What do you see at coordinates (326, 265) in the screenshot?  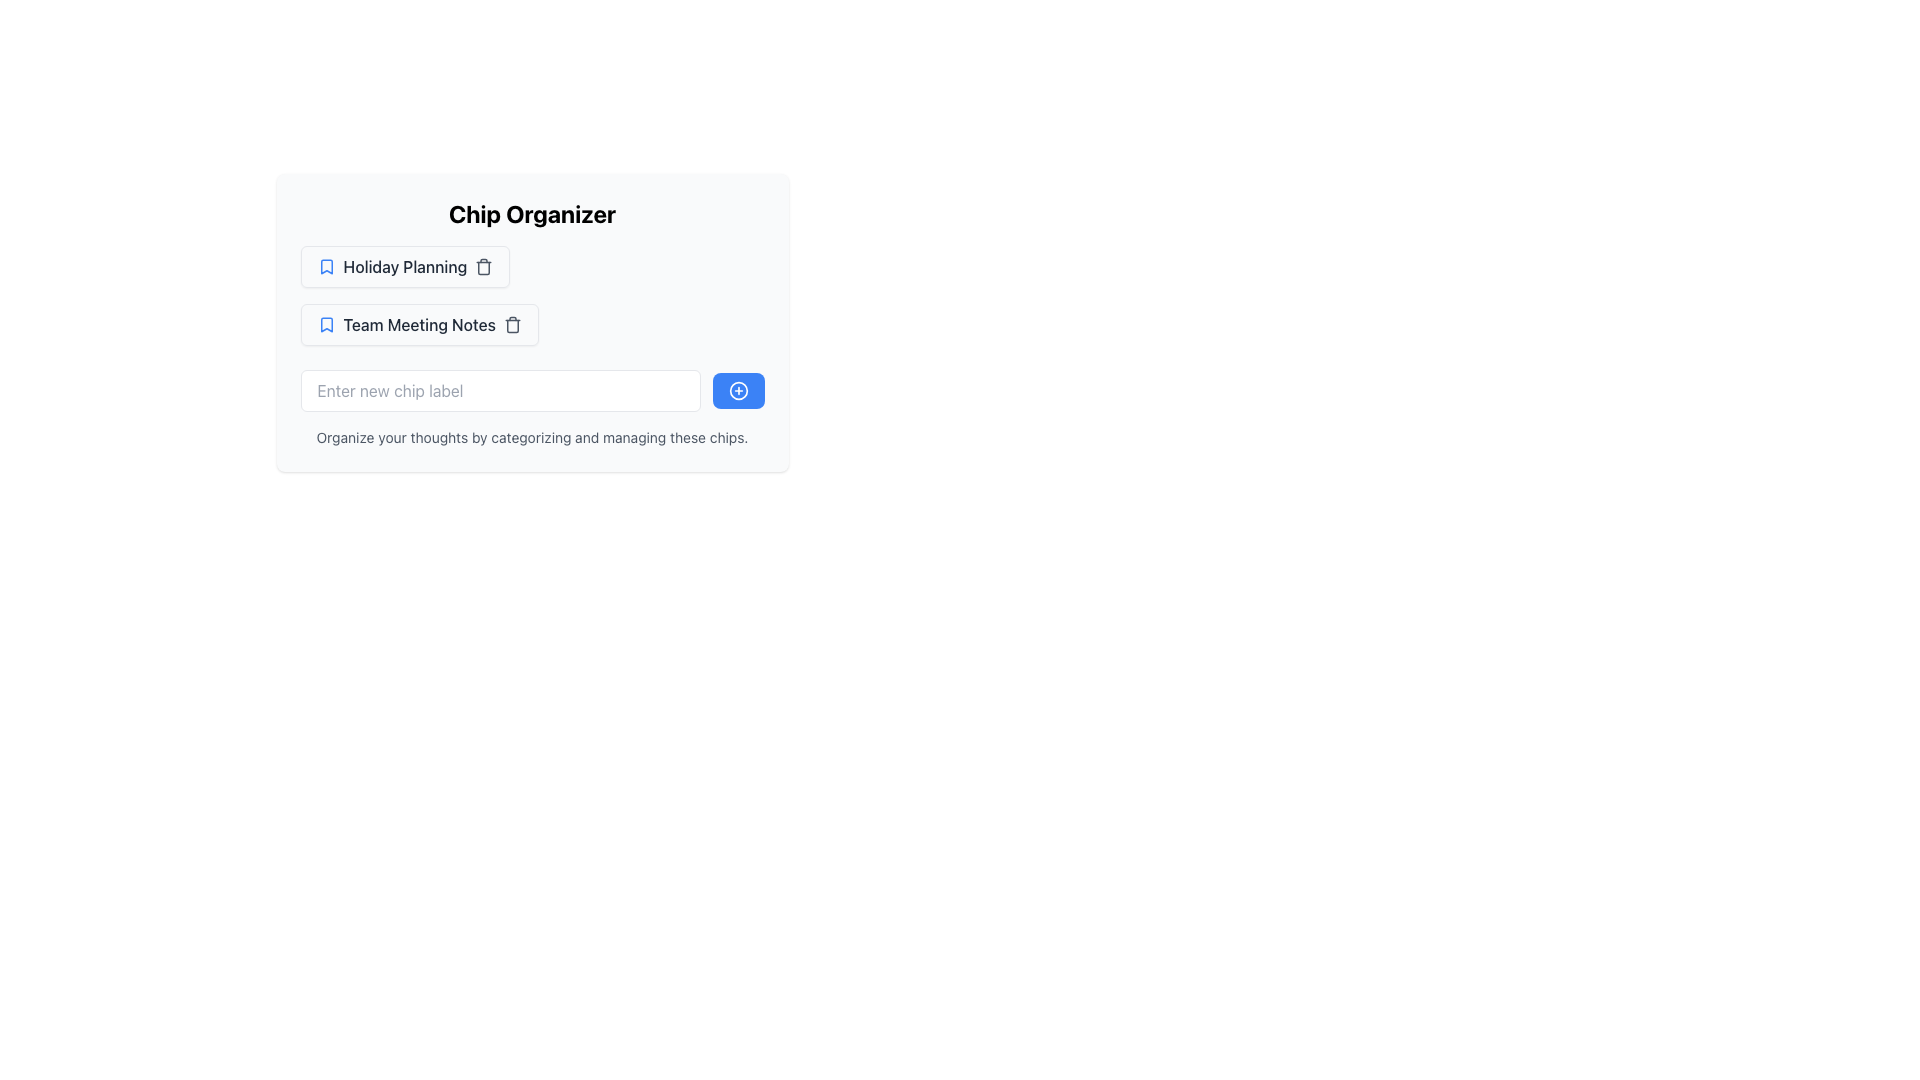 I see `the bookmark icon visually indicating the label 'Holiday Planning', located to the left of the text within the categorized chip` at bounding box center [326, 265].